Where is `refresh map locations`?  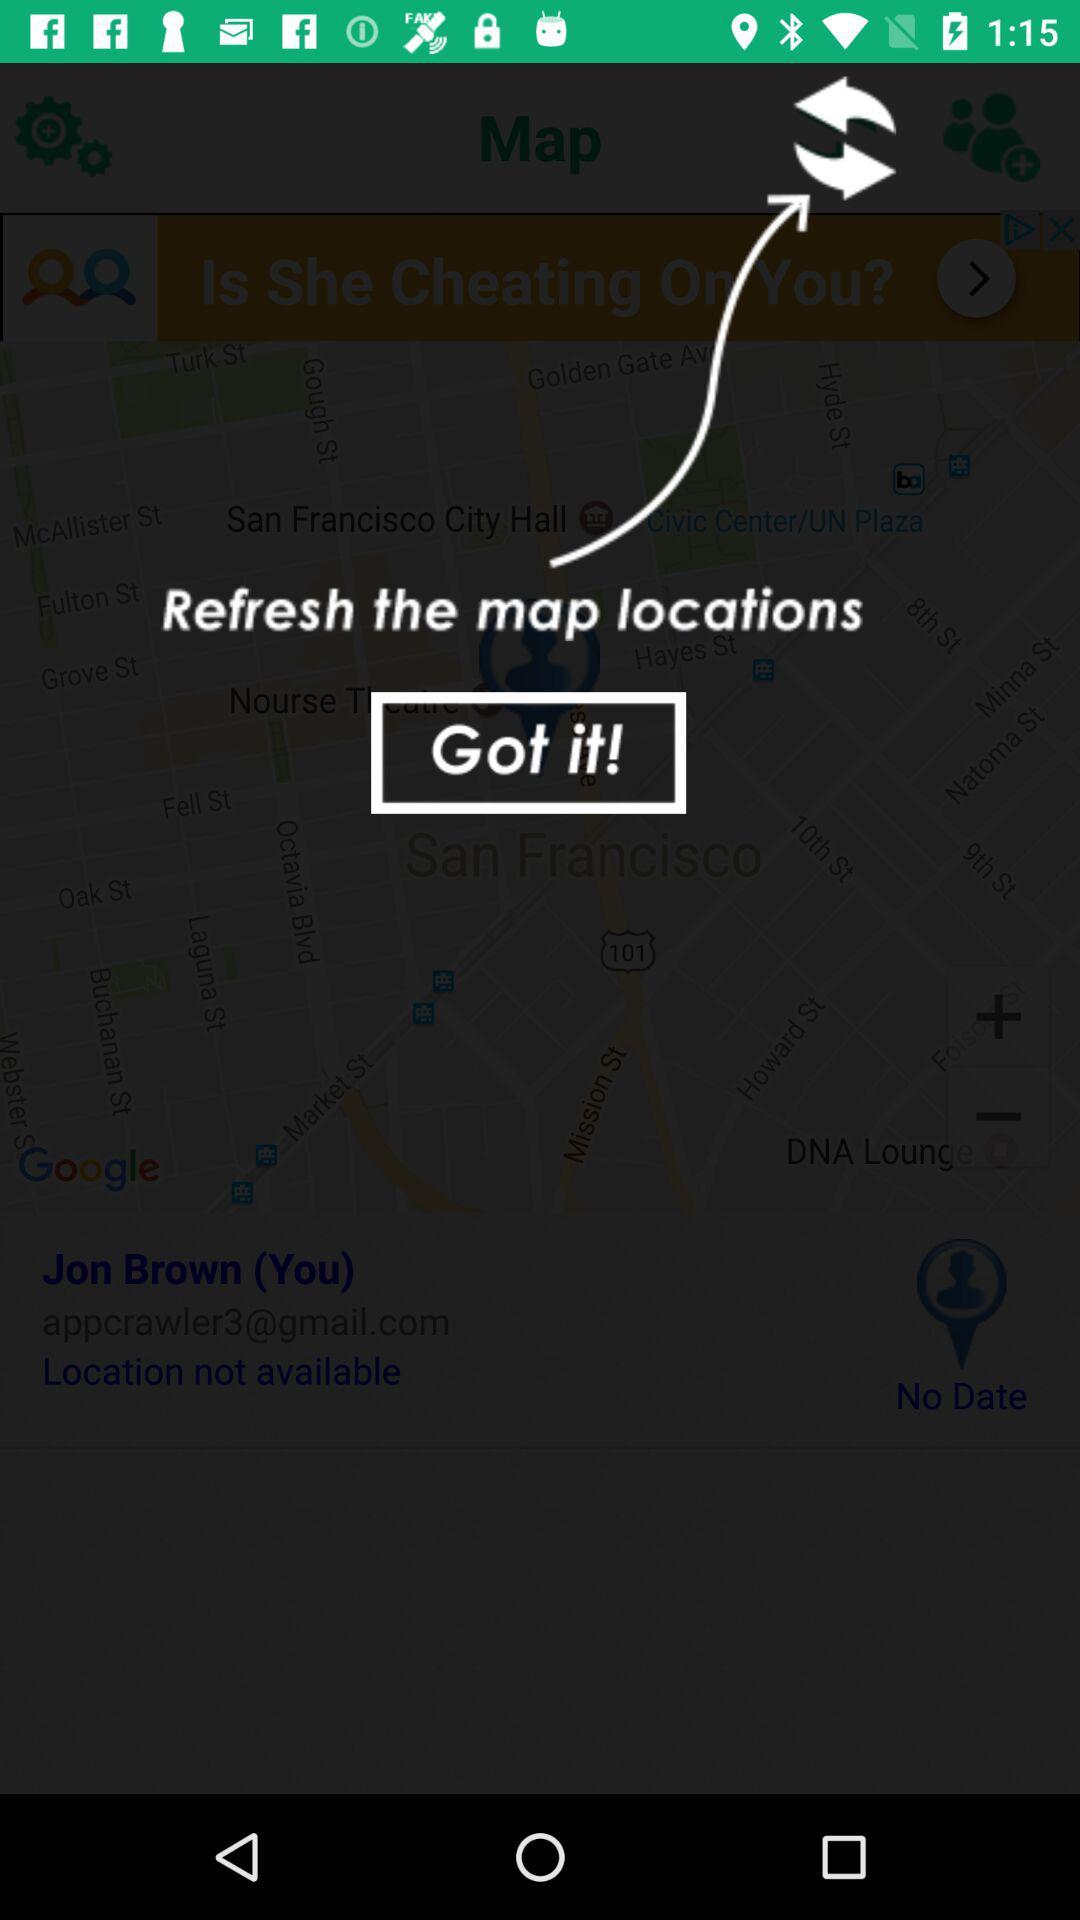 refresh map locations is located at coordinates (838, 135).